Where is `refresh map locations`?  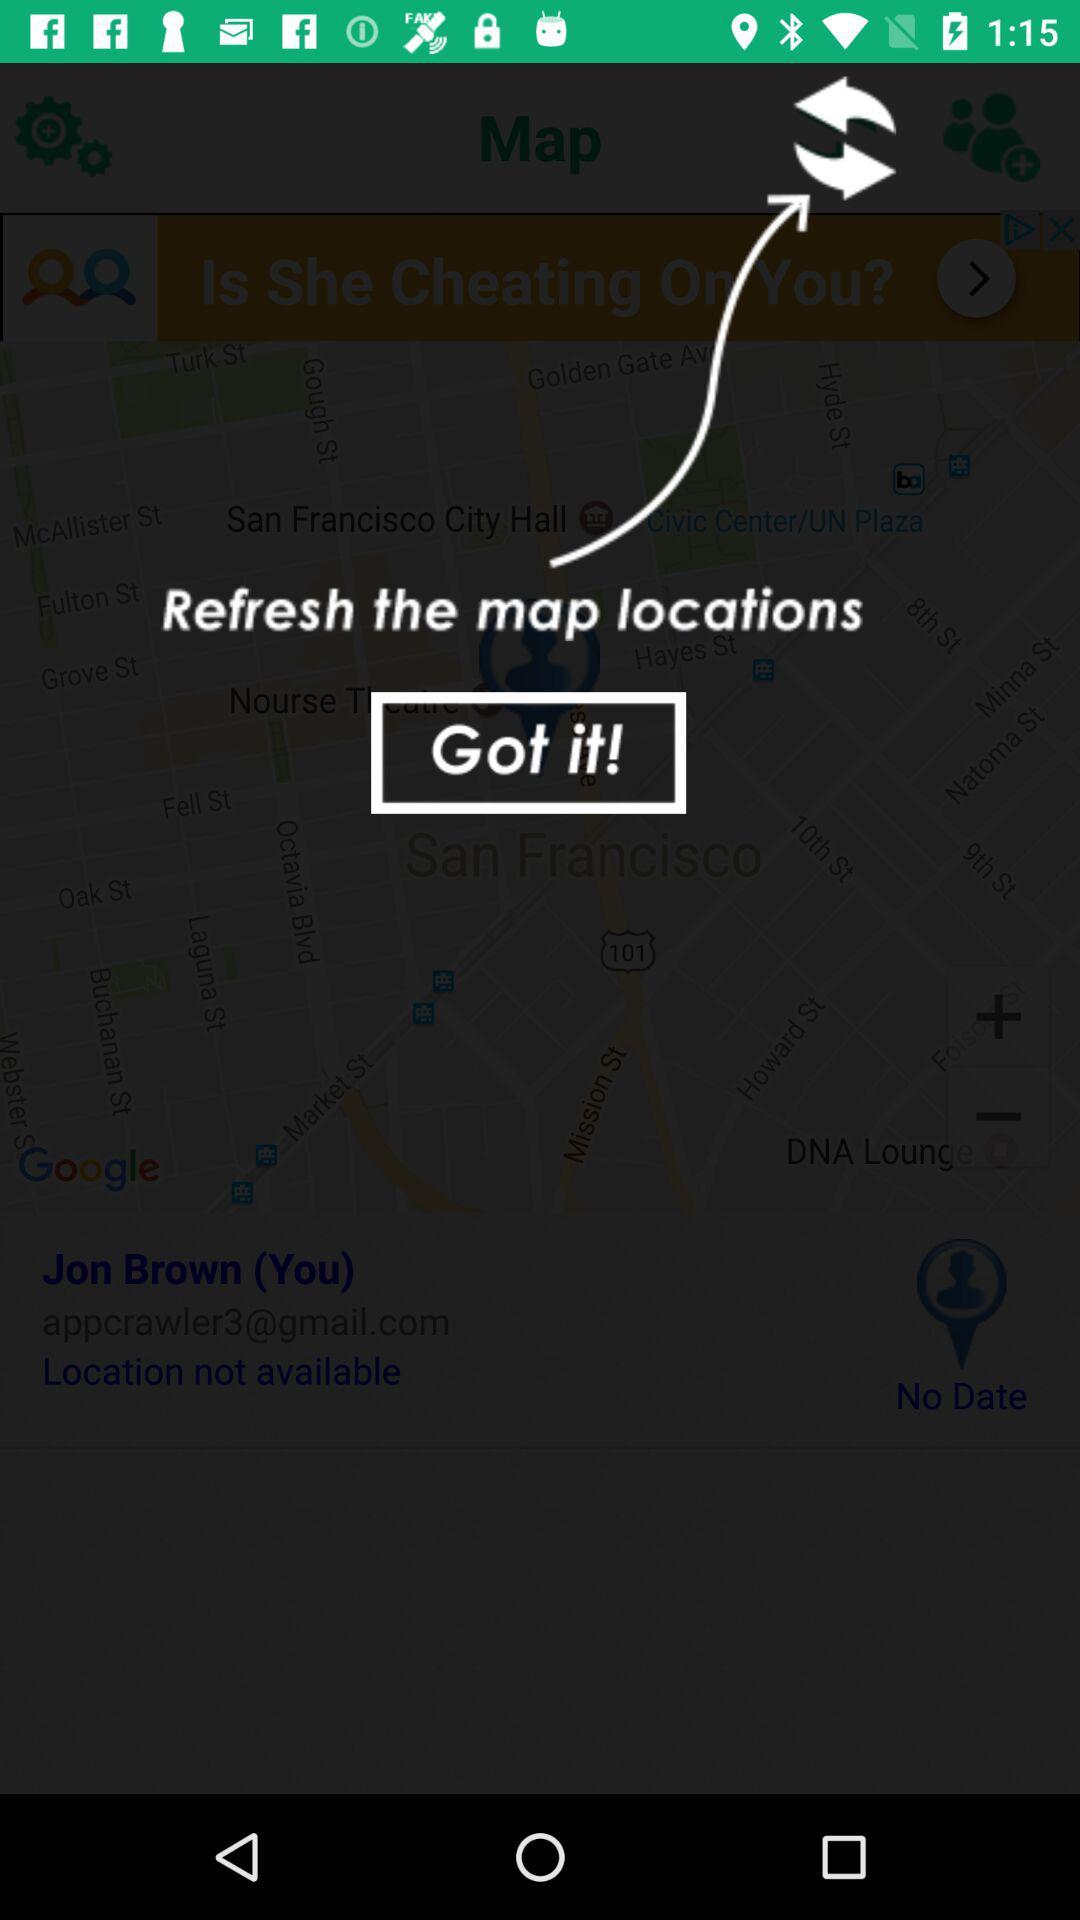 refresh map locations is located at coordinates (838, 135).